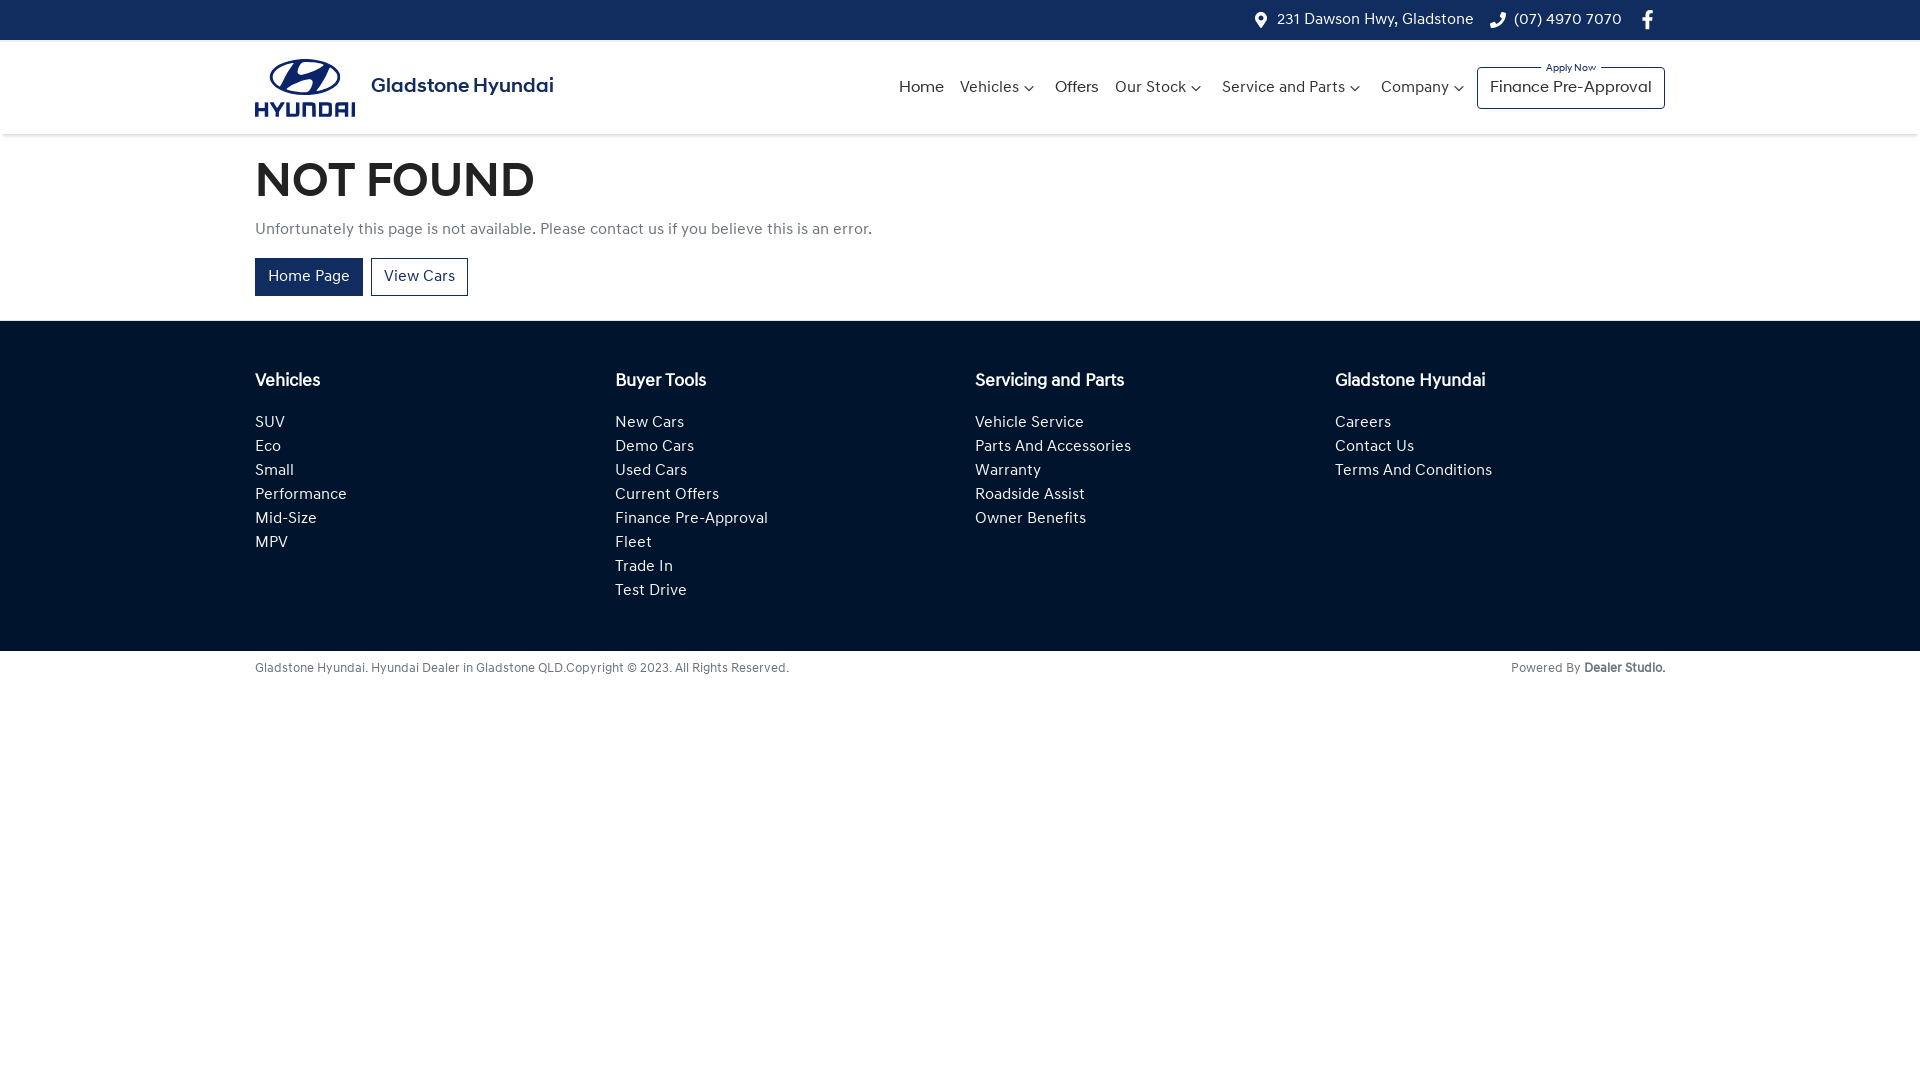  Describe the element at coordinates (1513, 19) in the screenshot. I see `'(07) 4970 7070'` at that location.